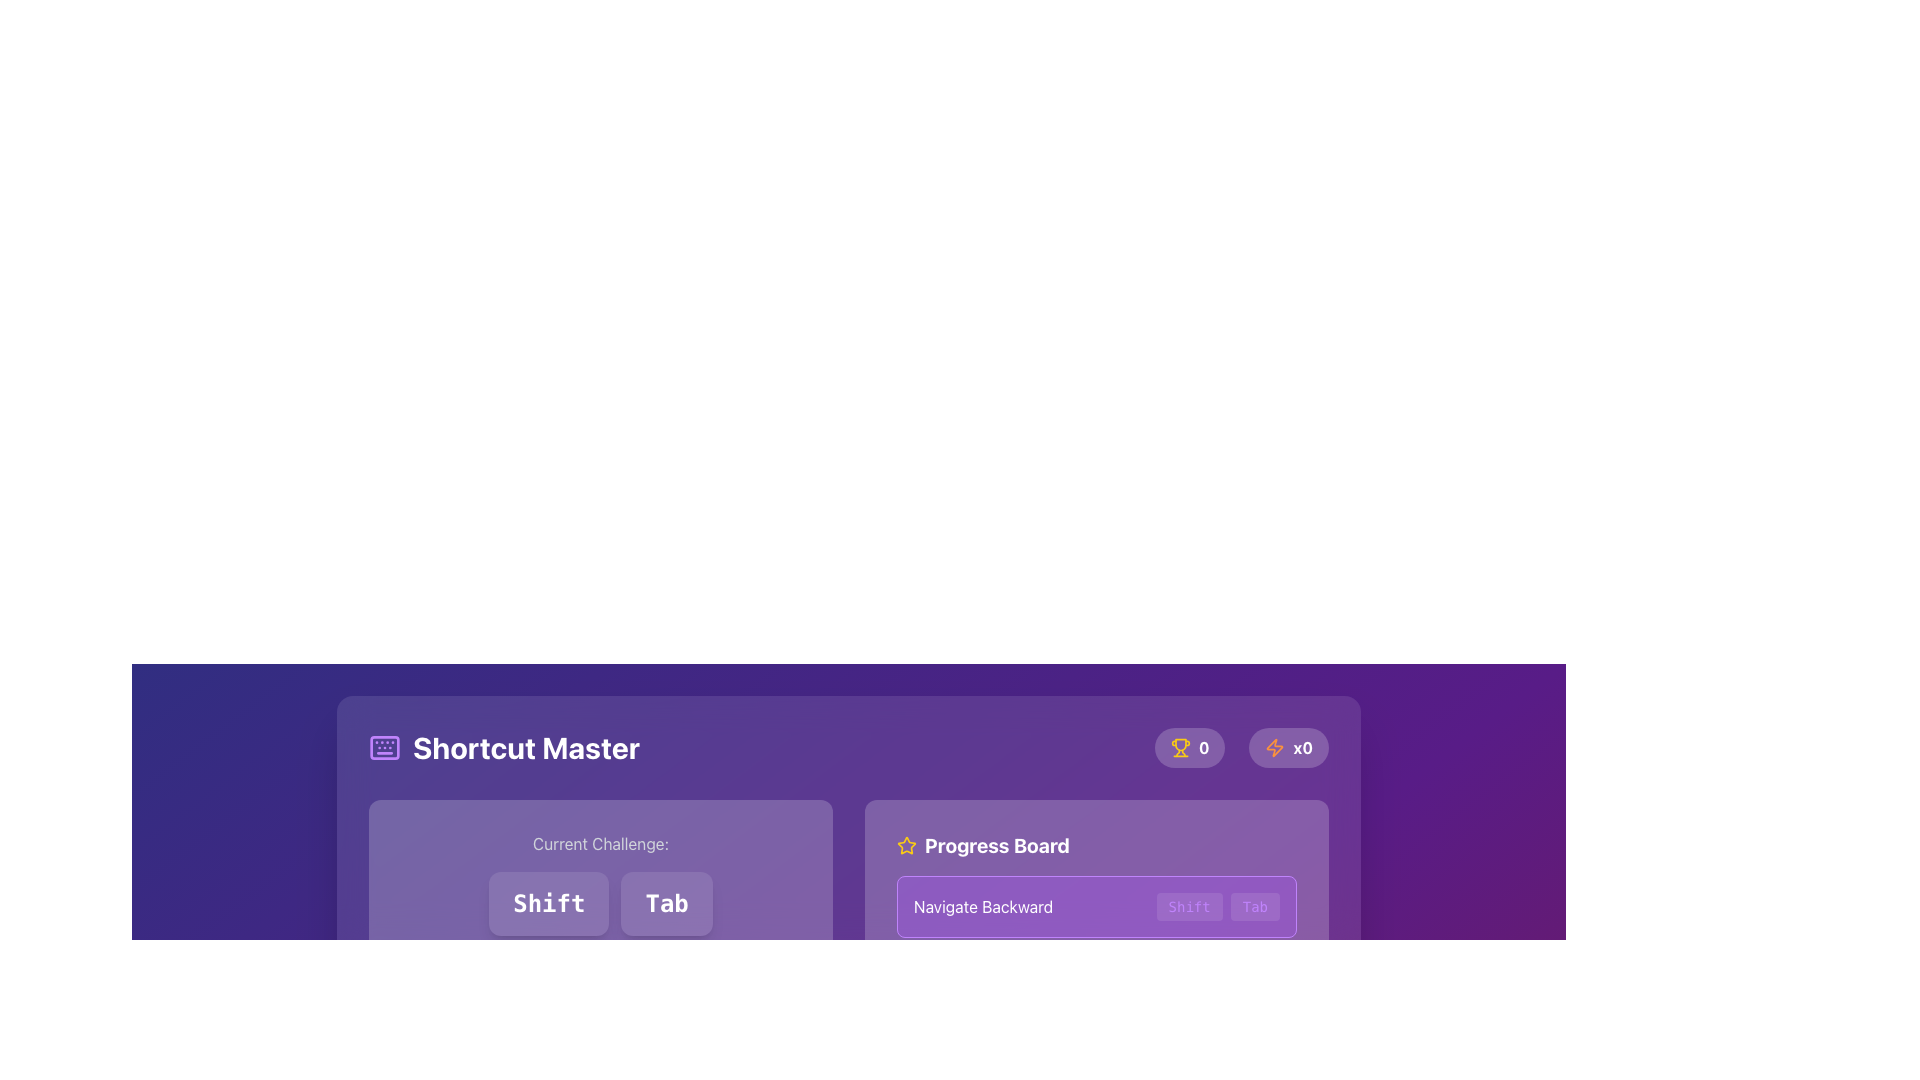 The width and height of the screenshot is (1920, 1080). What do you see at coordinates (1180, 748) in the screenshot?
I see `the trophy icon located in the top-right corner of the interface, which is styled in yellow and positioned to the left of the numeric count within a rounded rectangular button element` at bounding box center [1180, 748].